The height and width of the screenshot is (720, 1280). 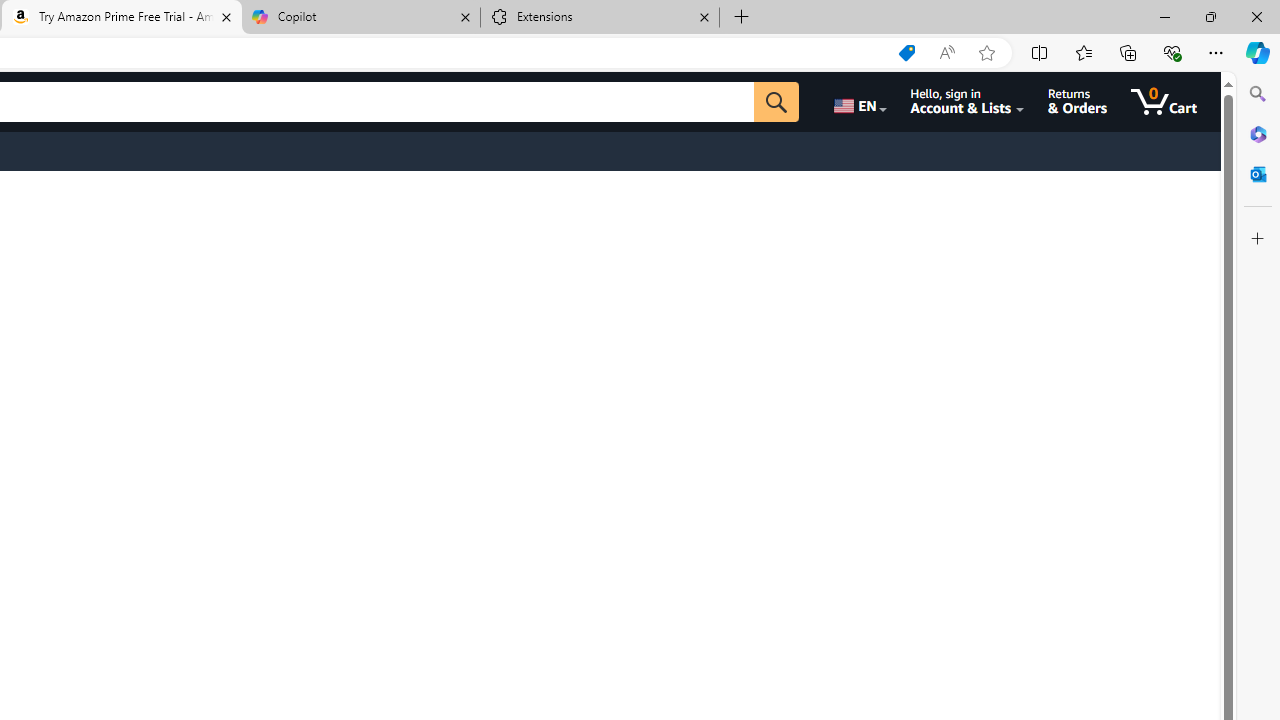 I want to click on 'Hello, sign in Account & Lists', so click(x=967, y=101).